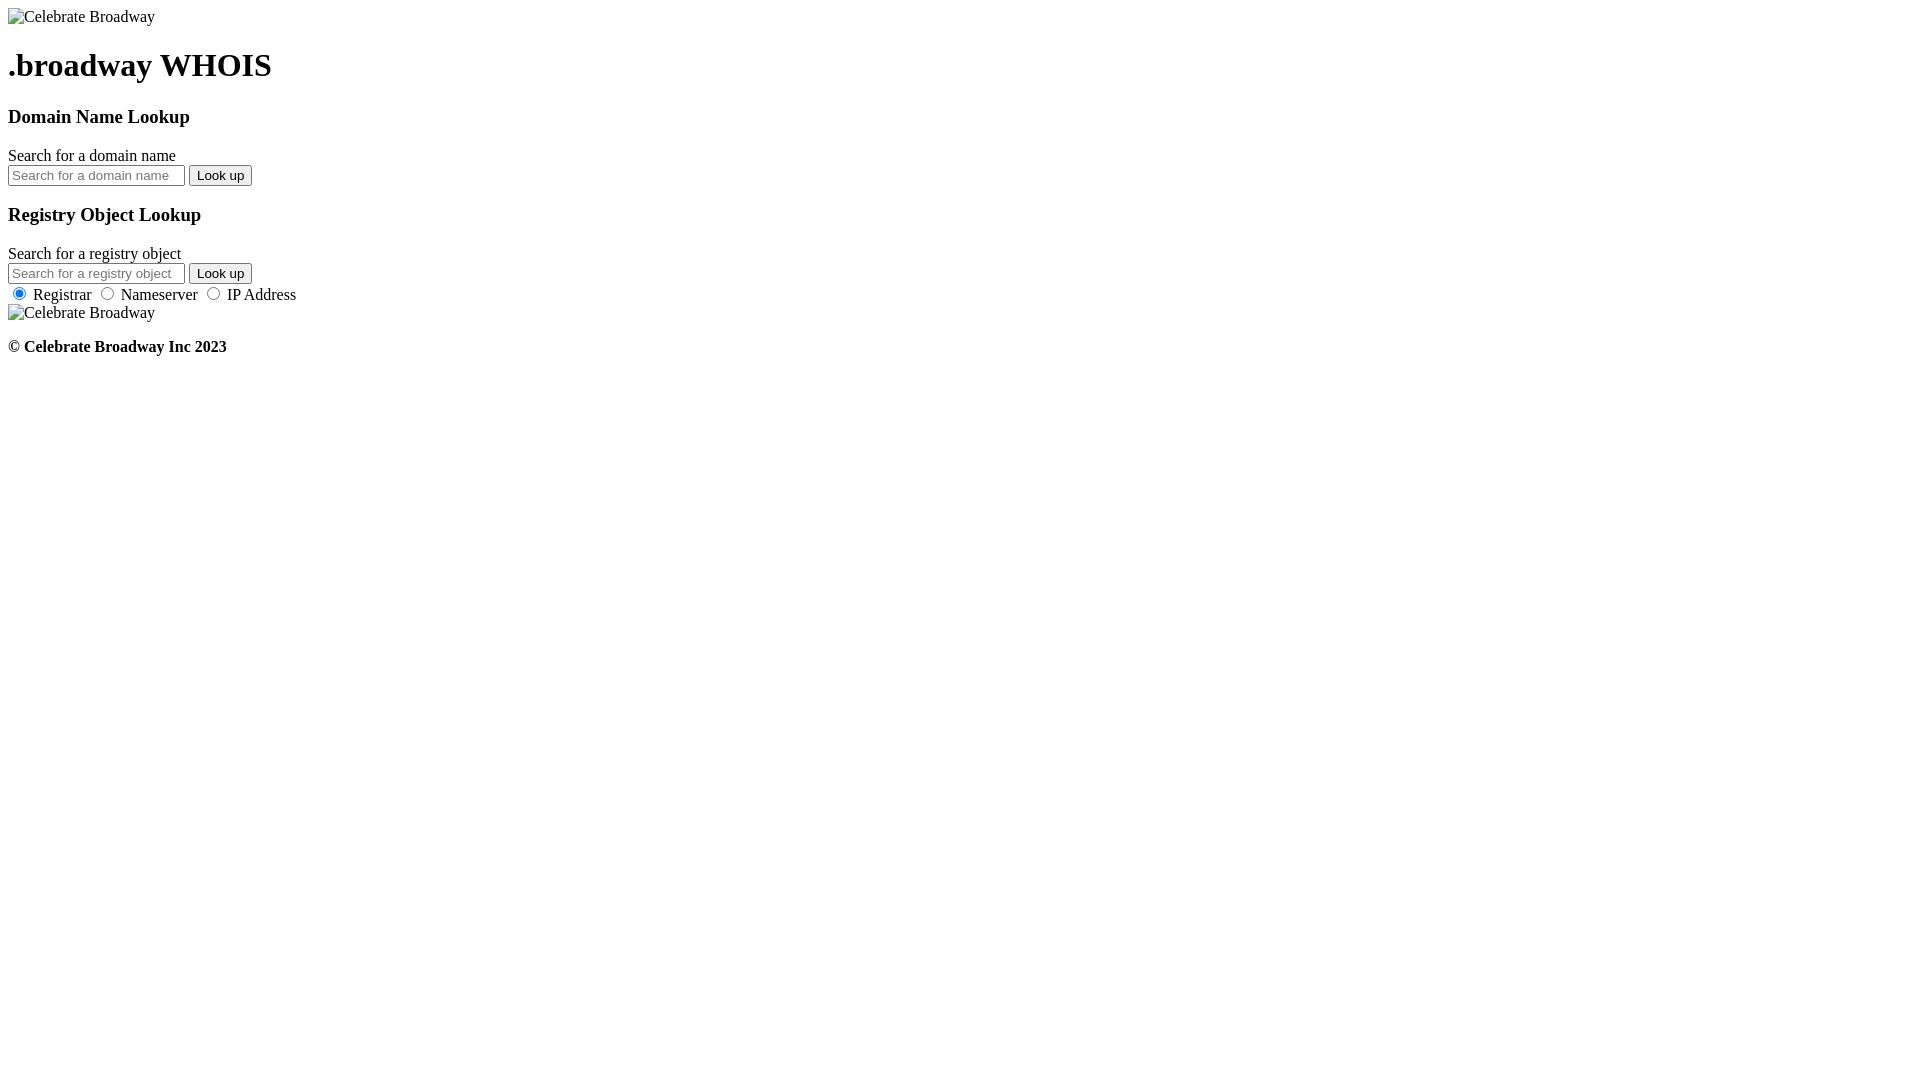 The width and height of the screenshot is (1920, 1080). Describe the element at coordinates (220, 174) in the screenshot. I see `'Look up'` at that location.